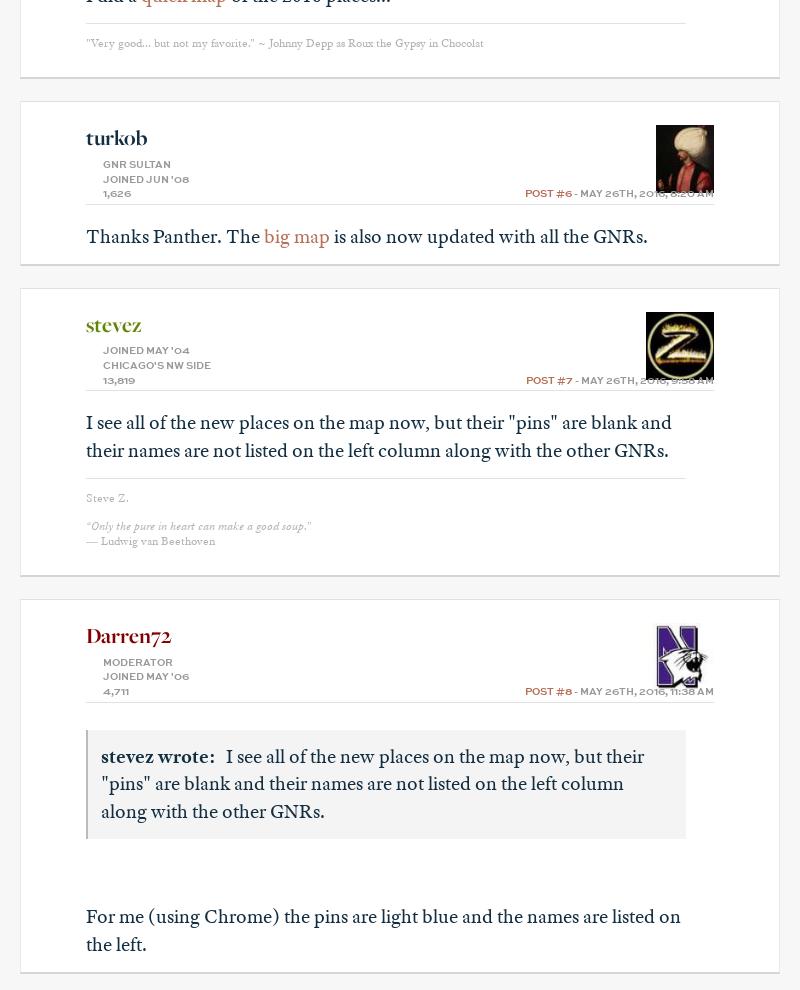  Describe the element at coordinates (167, 350) in the screenshot. I see `'May '04'` at that location.